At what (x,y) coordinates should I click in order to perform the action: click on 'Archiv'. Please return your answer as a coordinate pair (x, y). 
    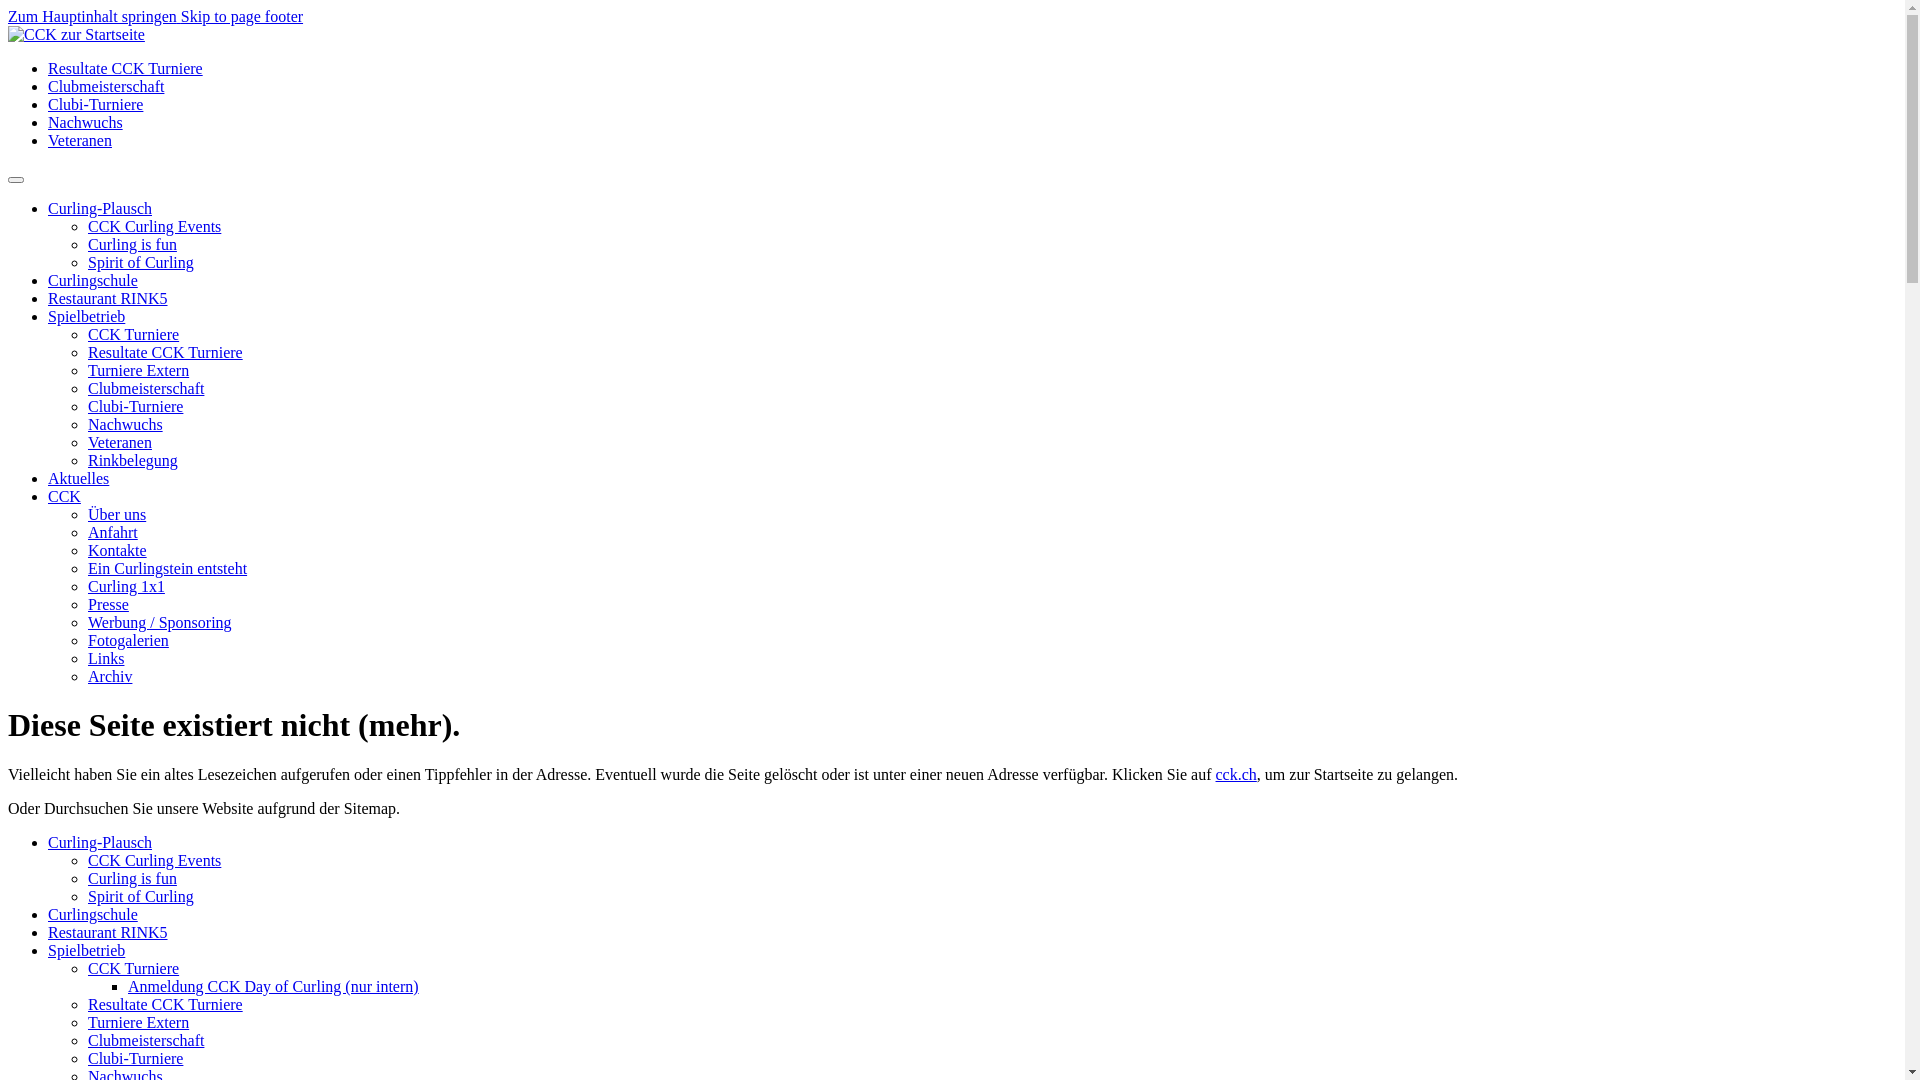
    Looking at the image, I should click on (86, 675).